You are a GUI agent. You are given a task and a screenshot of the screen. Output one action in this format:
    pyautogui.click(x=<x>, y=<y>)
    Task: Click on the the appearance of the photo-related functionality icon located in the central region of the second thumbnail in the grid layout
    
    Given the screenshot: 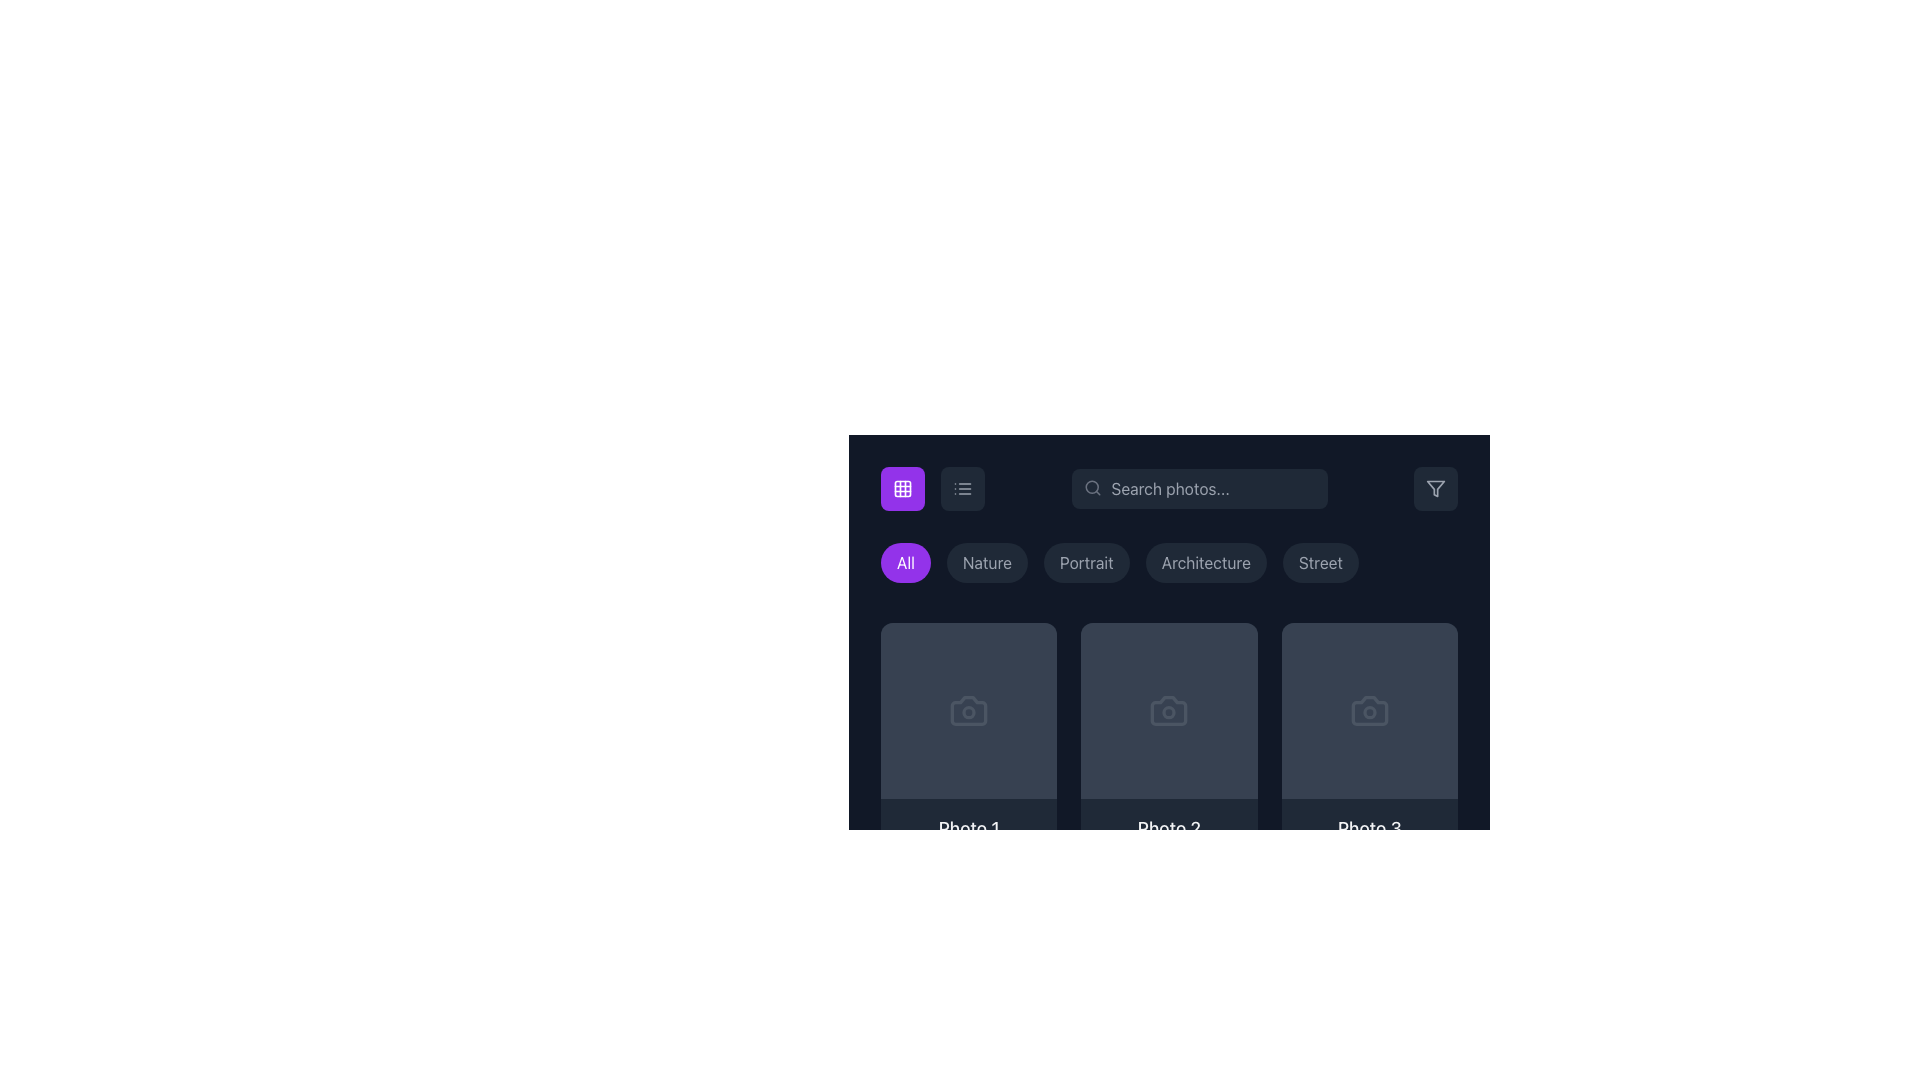 What is the action you would take?
    pyautogui.click(x=1169, y=710)
    